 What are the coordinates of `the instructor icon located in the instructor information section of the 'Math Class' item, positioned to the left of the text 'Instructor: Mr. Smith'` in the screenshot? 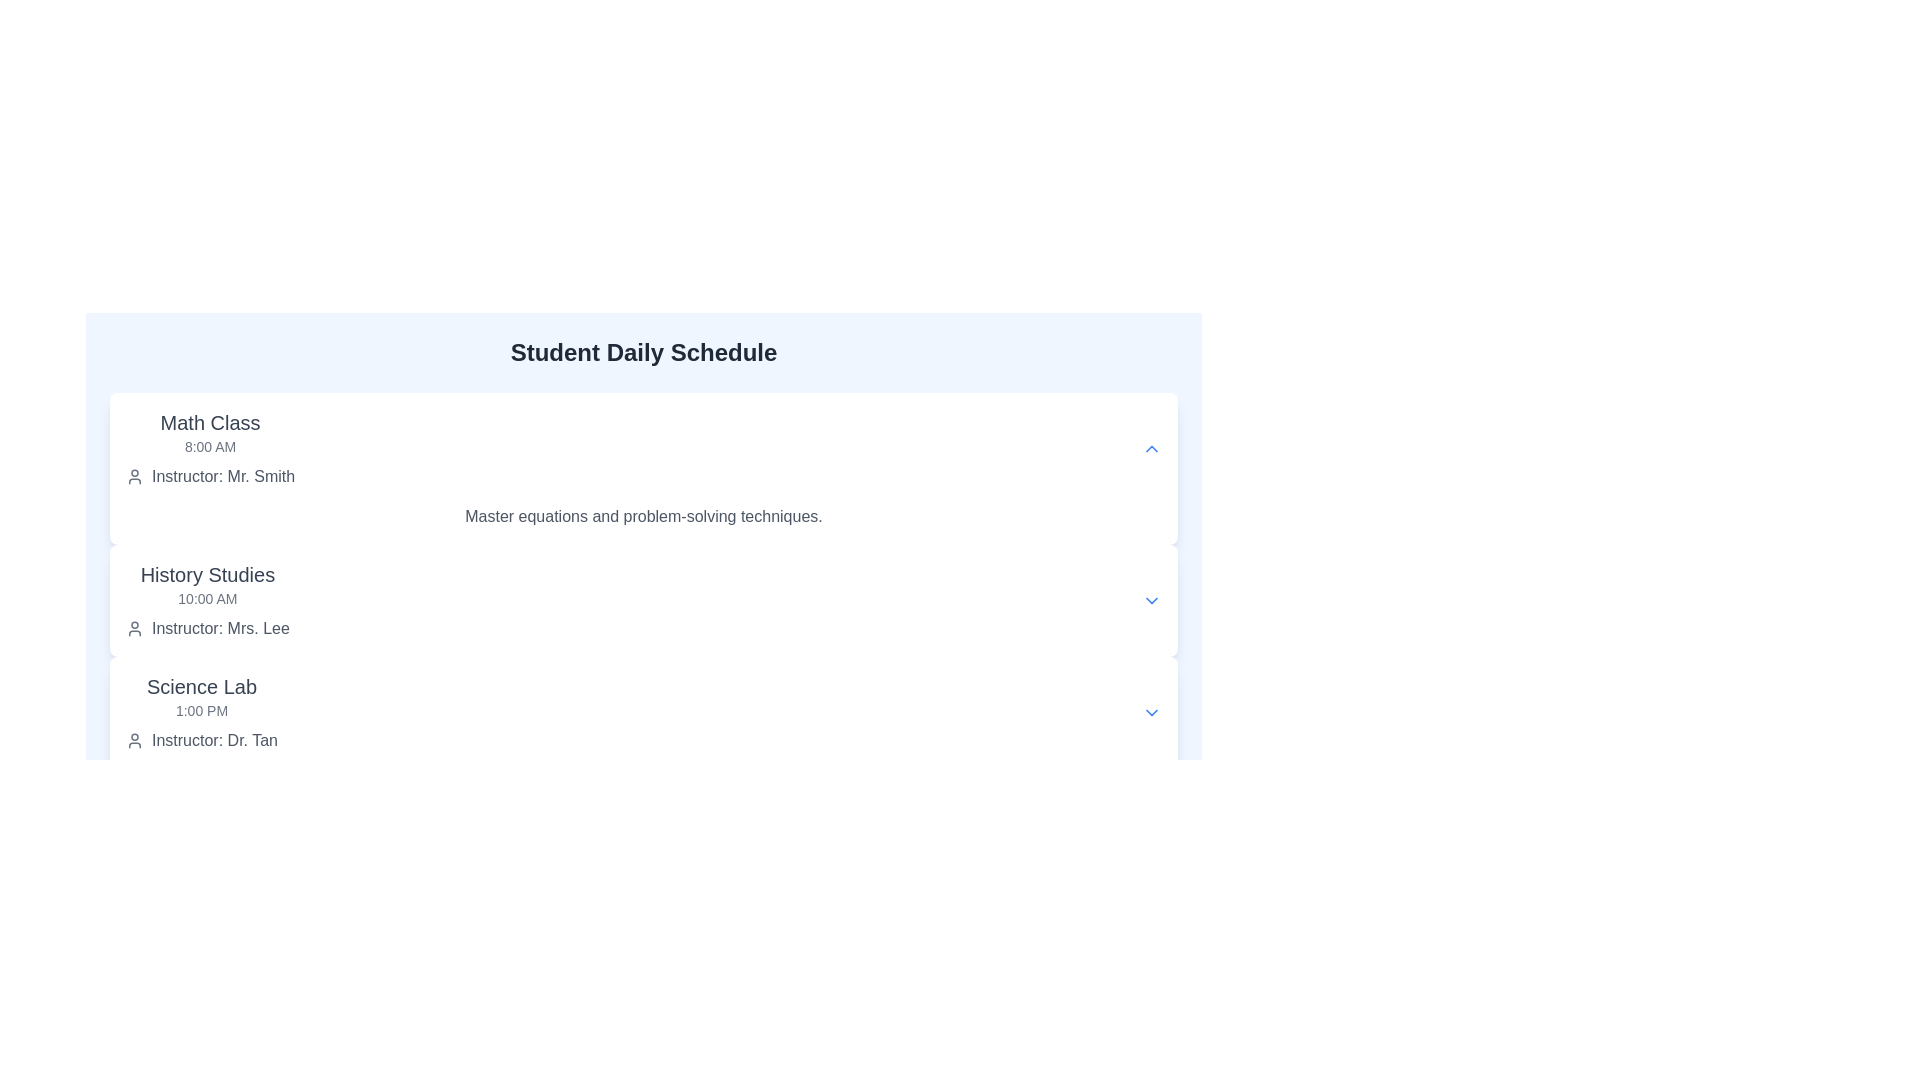 It's located at (133, 477).